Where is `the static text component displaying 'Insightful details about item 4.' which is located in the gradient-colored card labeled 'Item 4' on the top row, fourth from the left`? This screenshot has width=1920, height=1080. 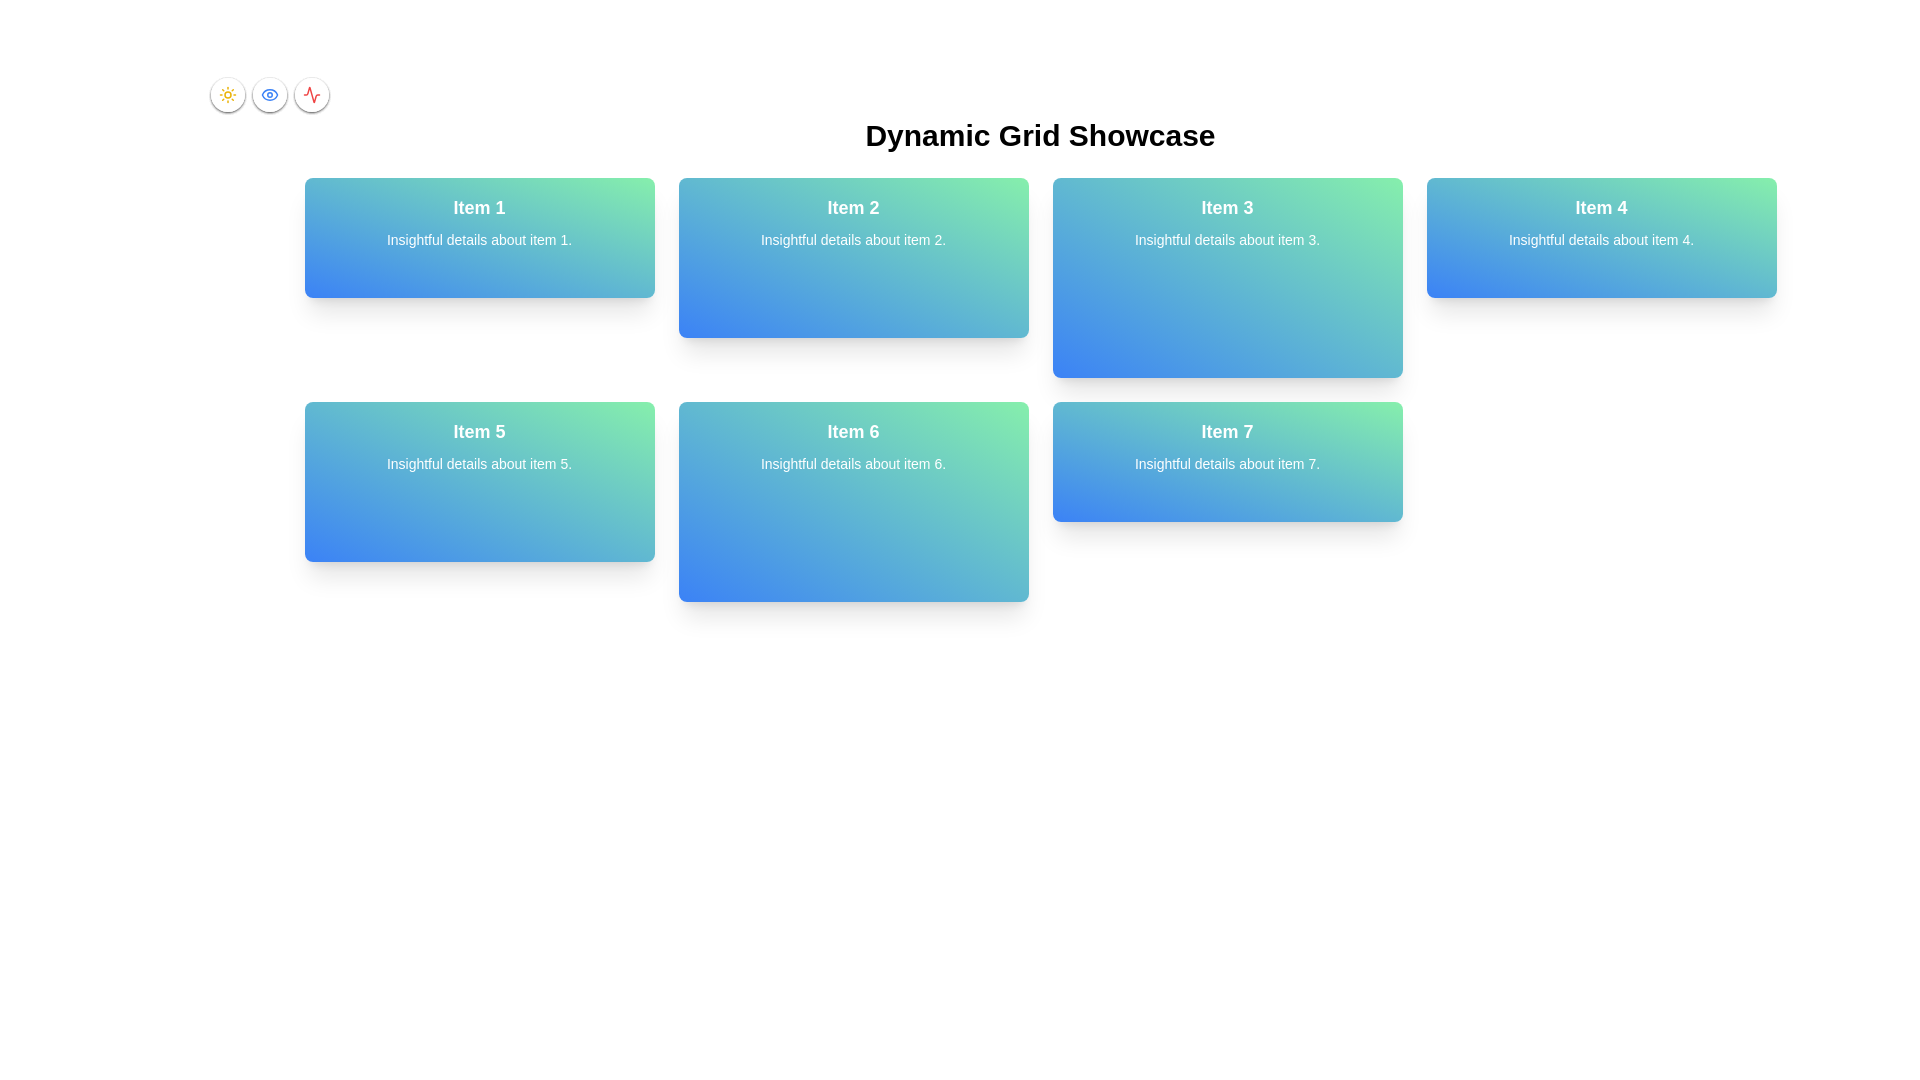 the static text component displaying 'Insightful details about item 4.' which is located in the gradient-colored card labeled 'Item 4' on the top row, fourth from the left is located at coordinates (1601, 238).